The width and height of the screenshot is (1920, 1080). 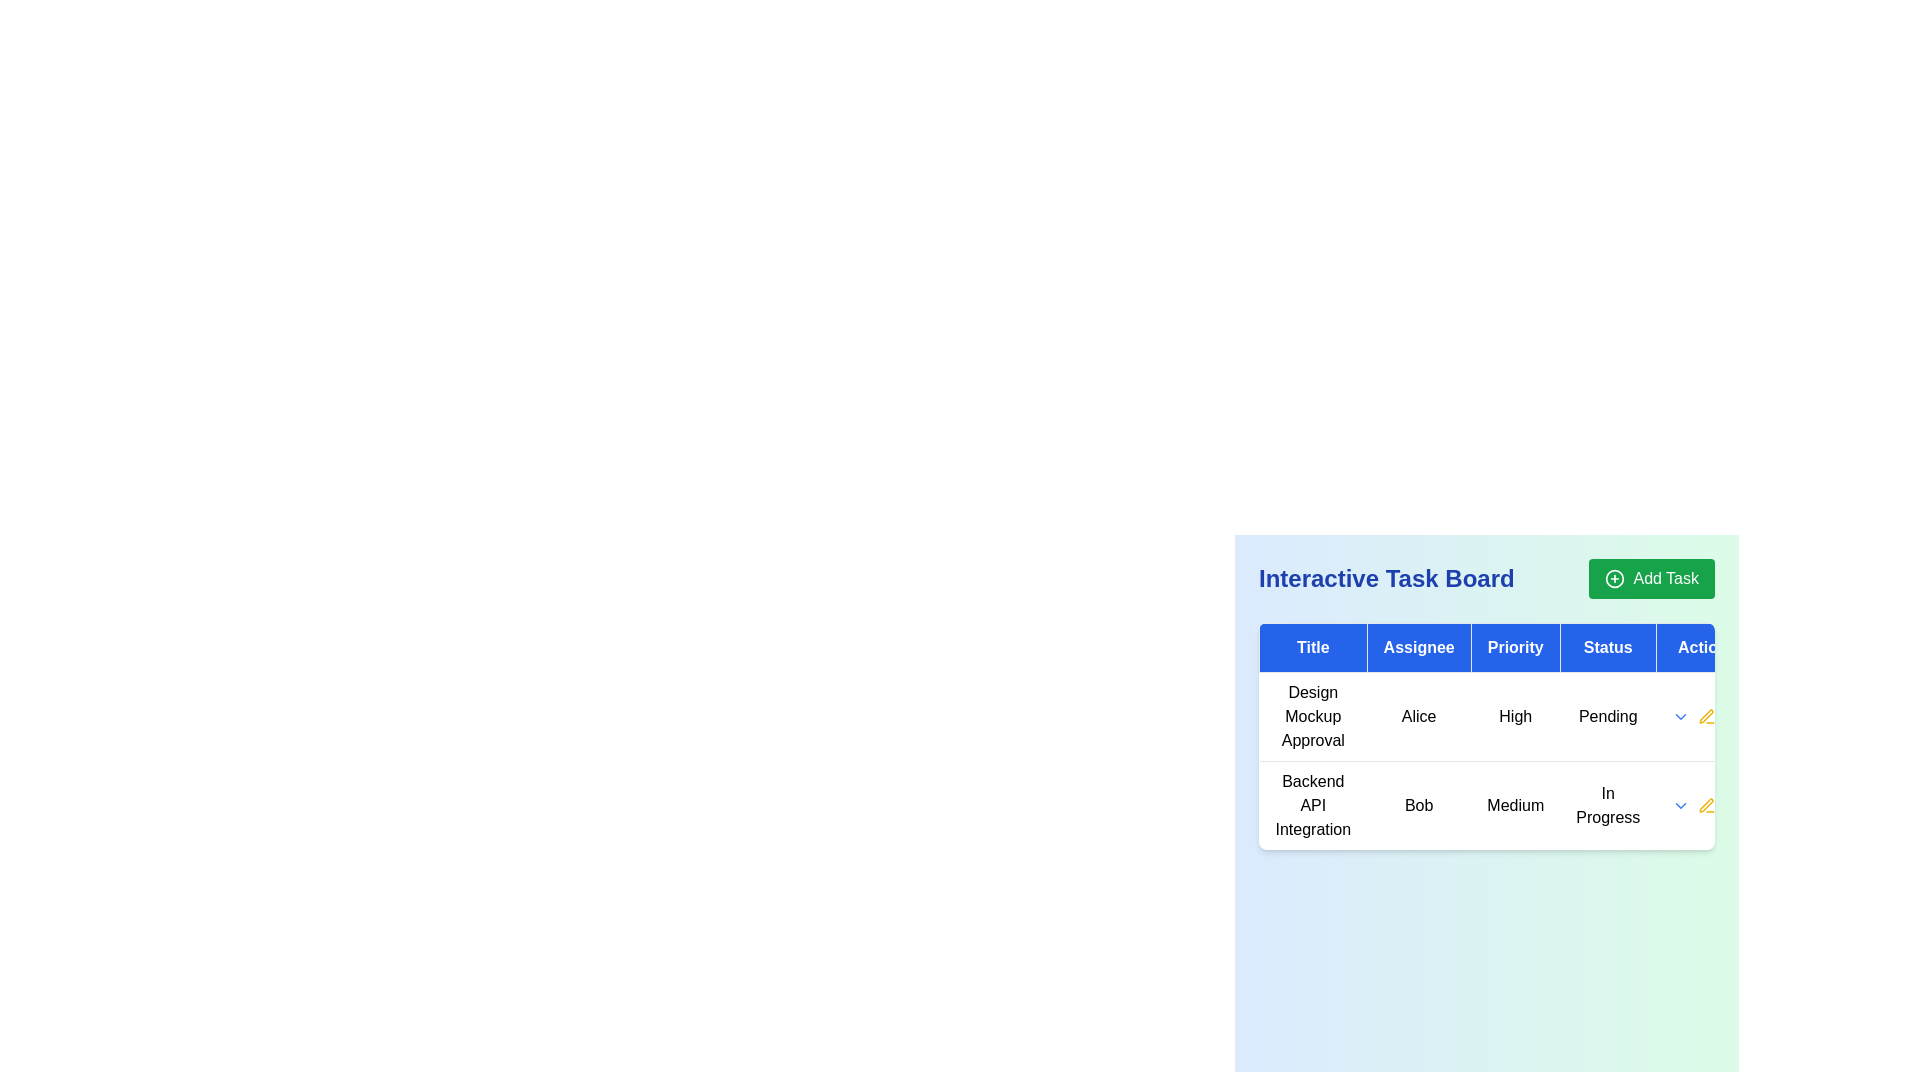 What do you see at coordinates (1508, 716) in the screenshot?
I see `information displayed on the text label summarizing a task, located in the first row of a table structure, horizontally centered within its row` at bounding box center [1508, 716].